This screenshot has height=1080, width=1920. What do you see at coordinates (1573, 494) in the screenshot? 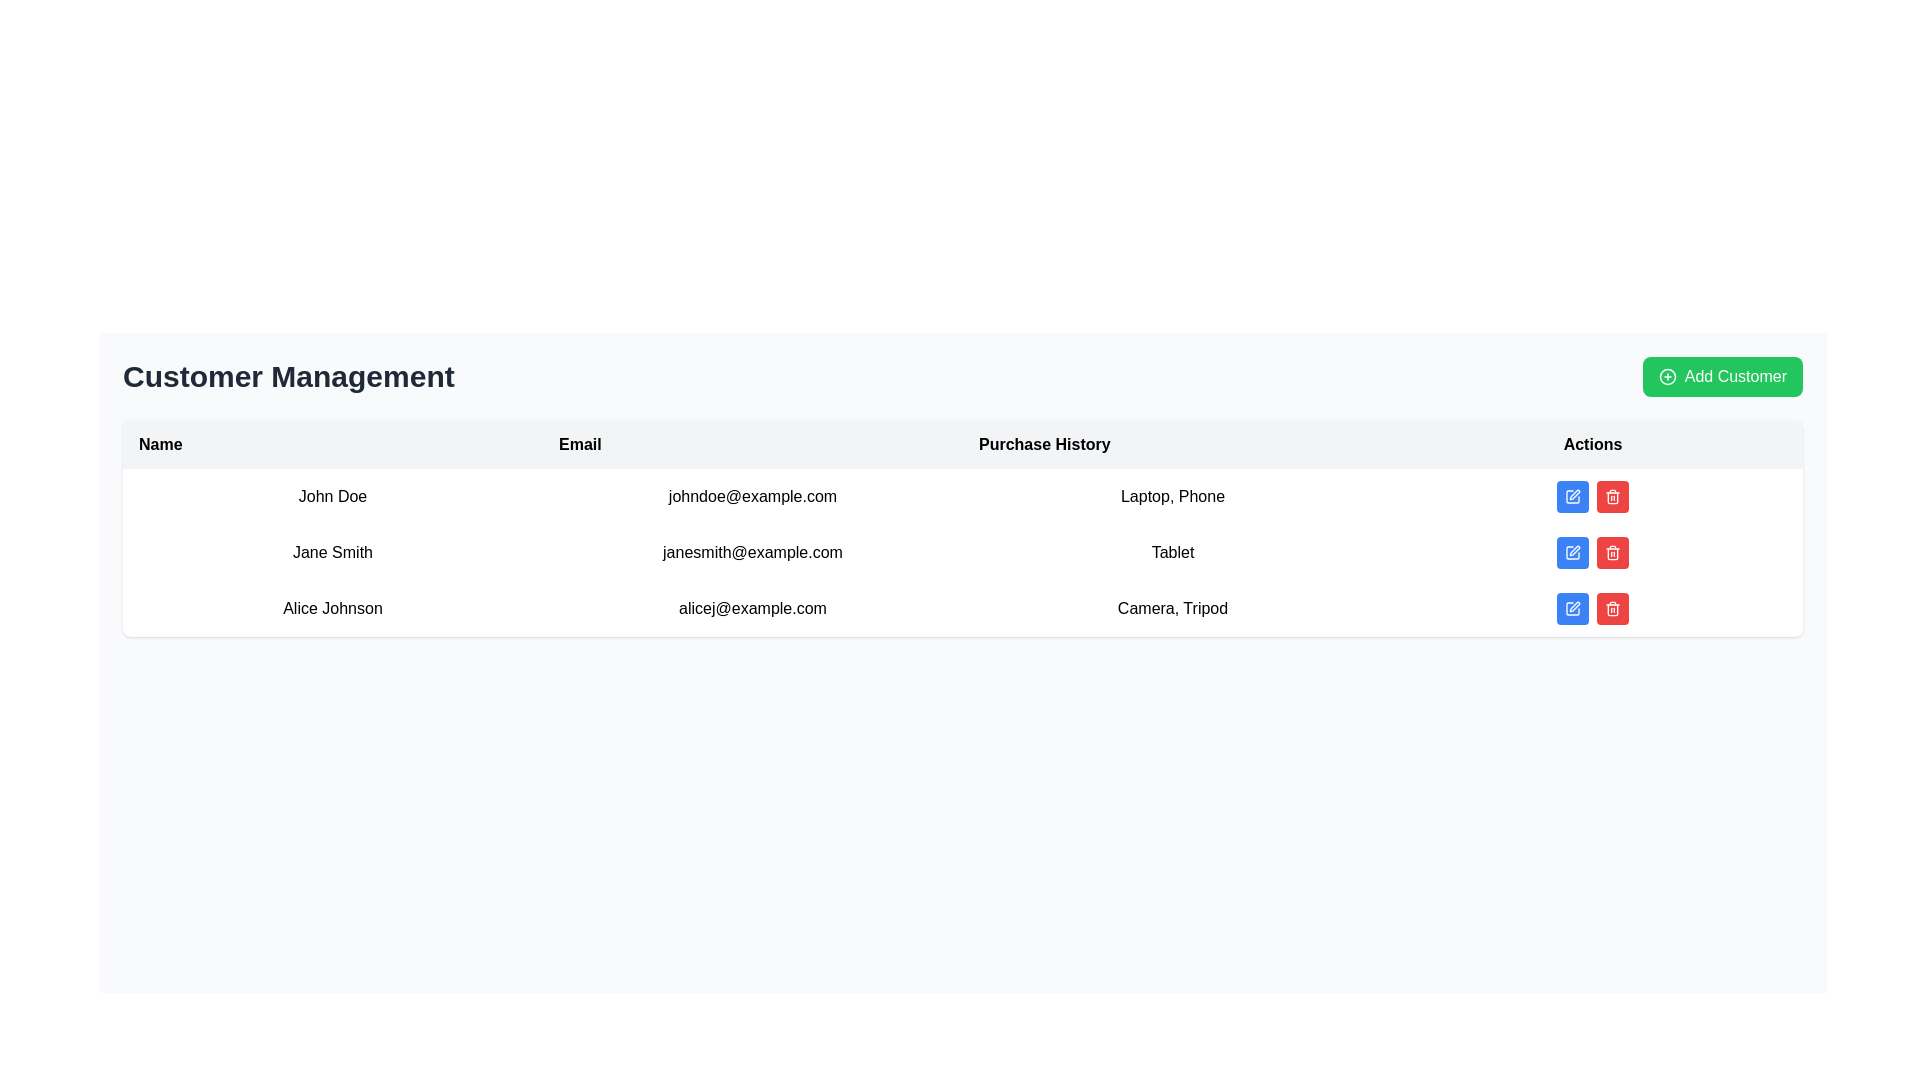
I see `the edit icon located in the first cell of the 'Actions' column in the table` at bounding box center [1573, 494].